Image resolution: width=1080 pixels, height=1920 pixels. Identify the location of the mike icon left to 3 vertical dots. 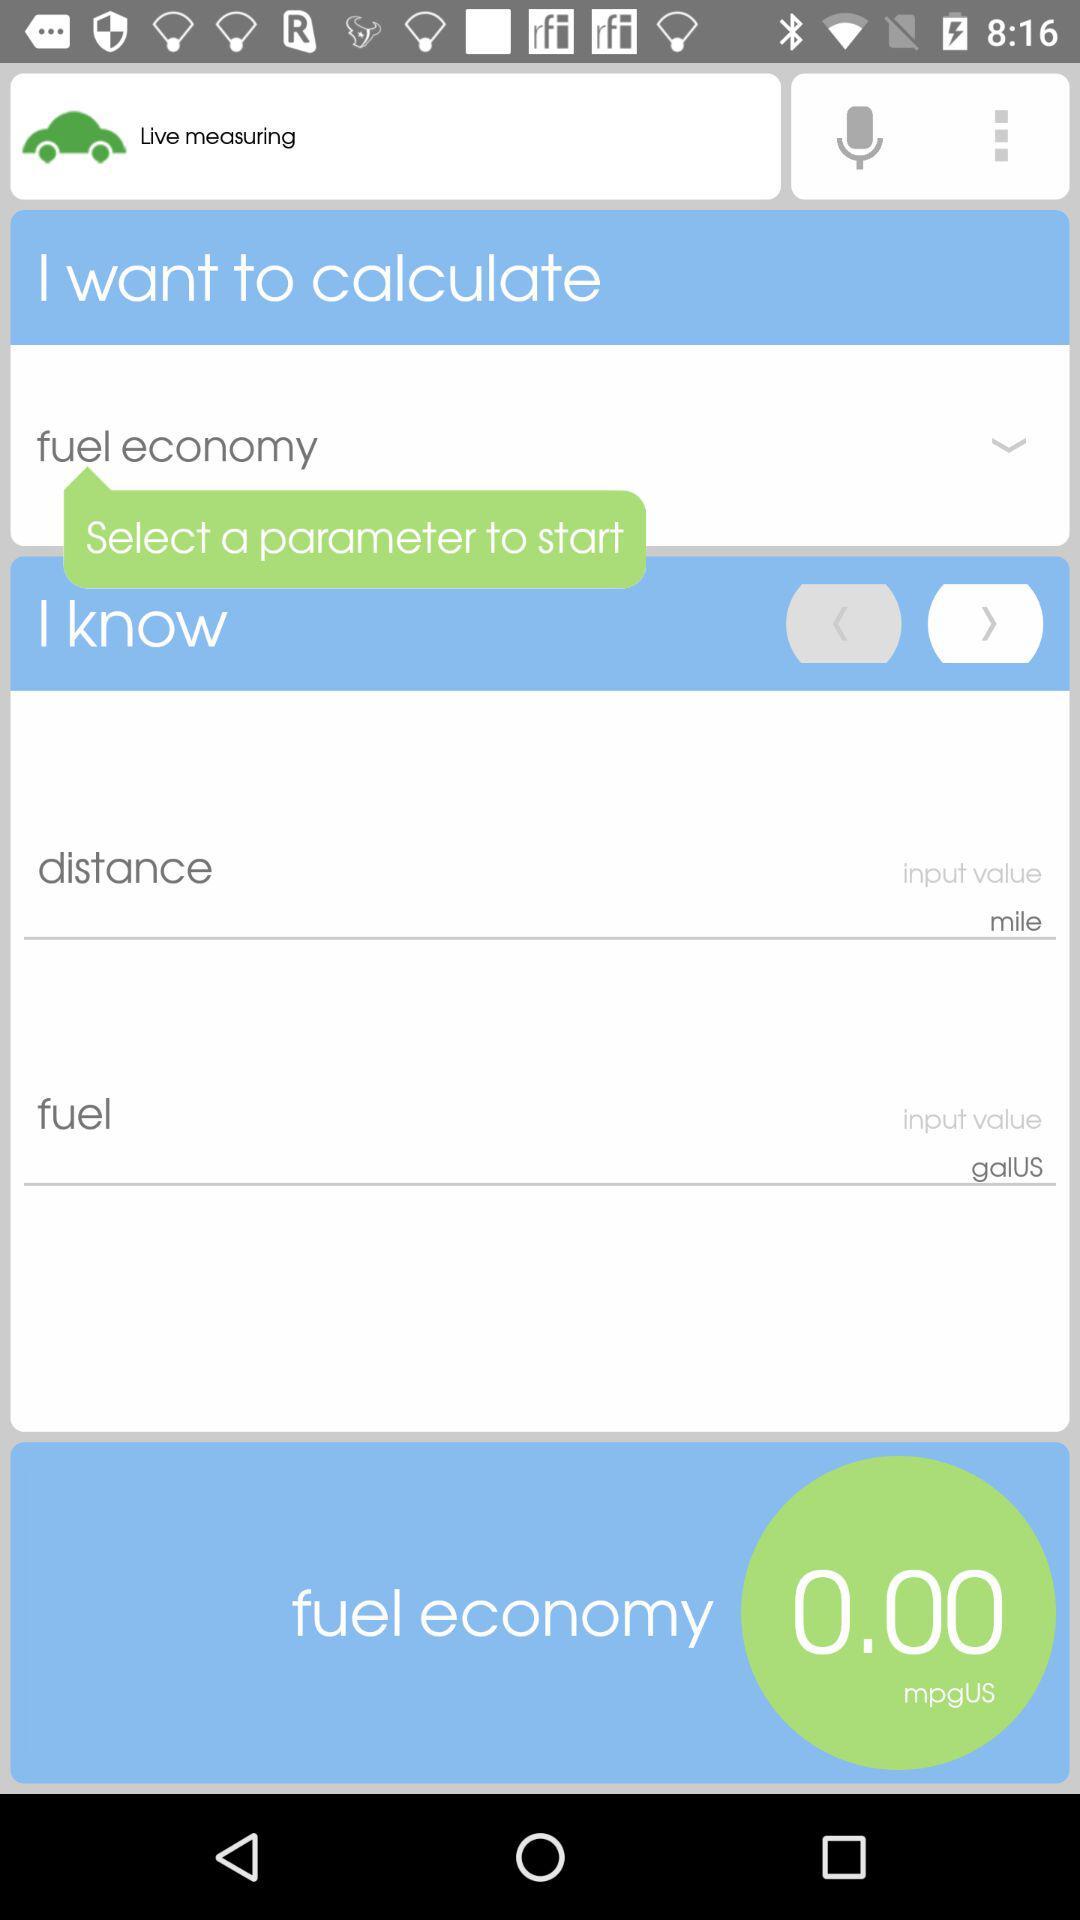
(858, 135).